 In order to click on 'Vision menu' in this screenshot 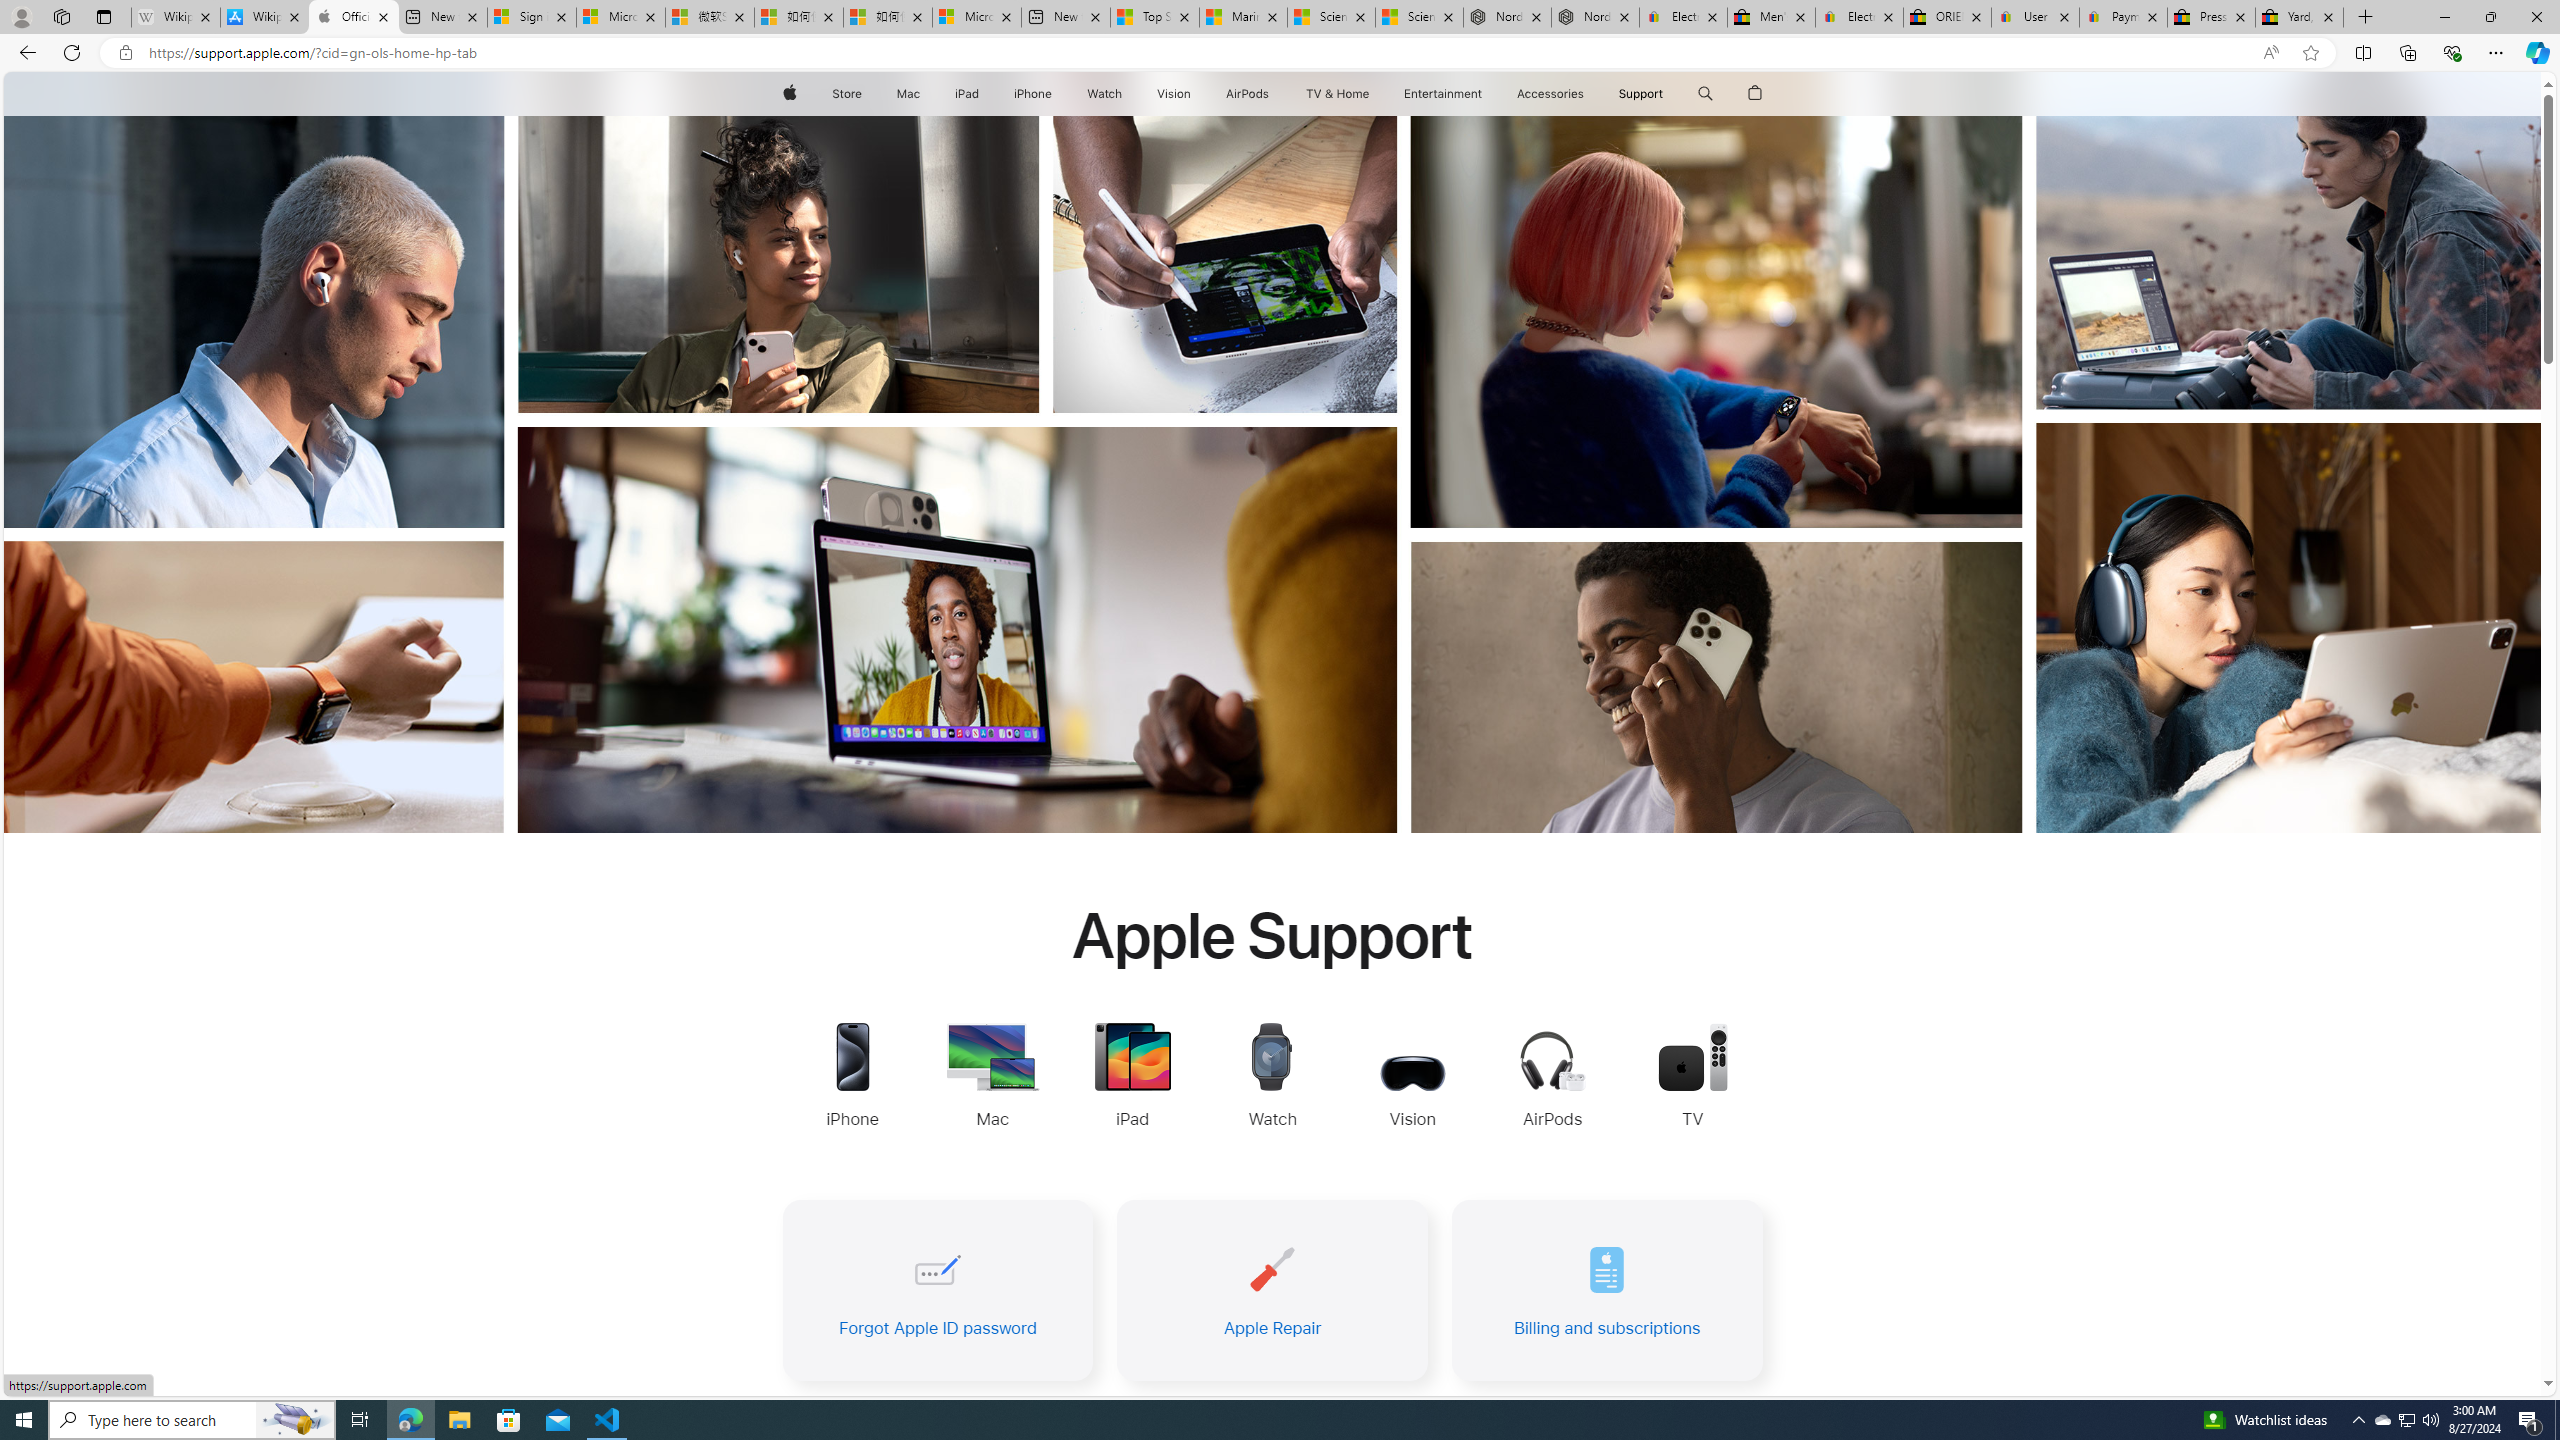, I will do `click(1194, 93)`.